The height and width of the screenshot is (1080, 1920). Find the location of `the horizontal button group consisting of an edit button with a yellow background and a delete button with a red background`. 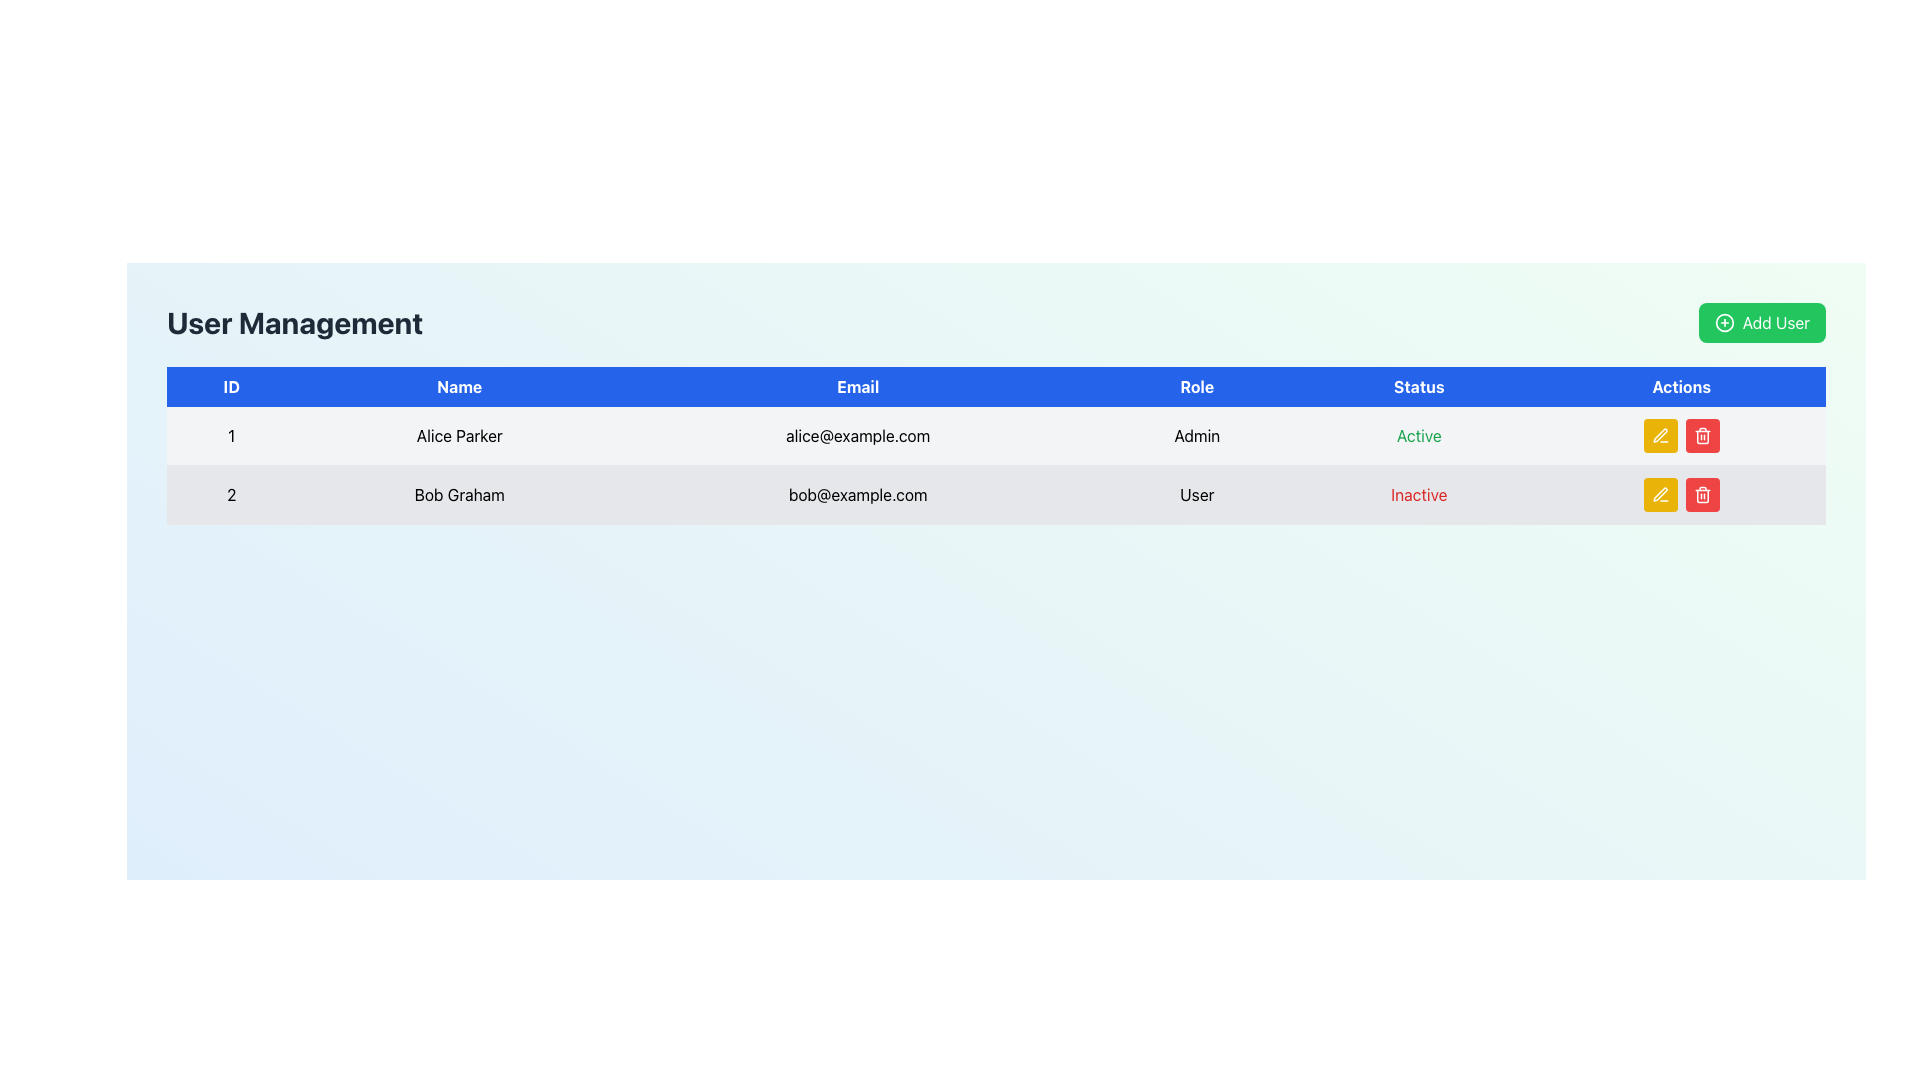

the horizontal button group consisting of an edit button with a yellow background and a delete button with a red background is located at coordinates (1680, 494).